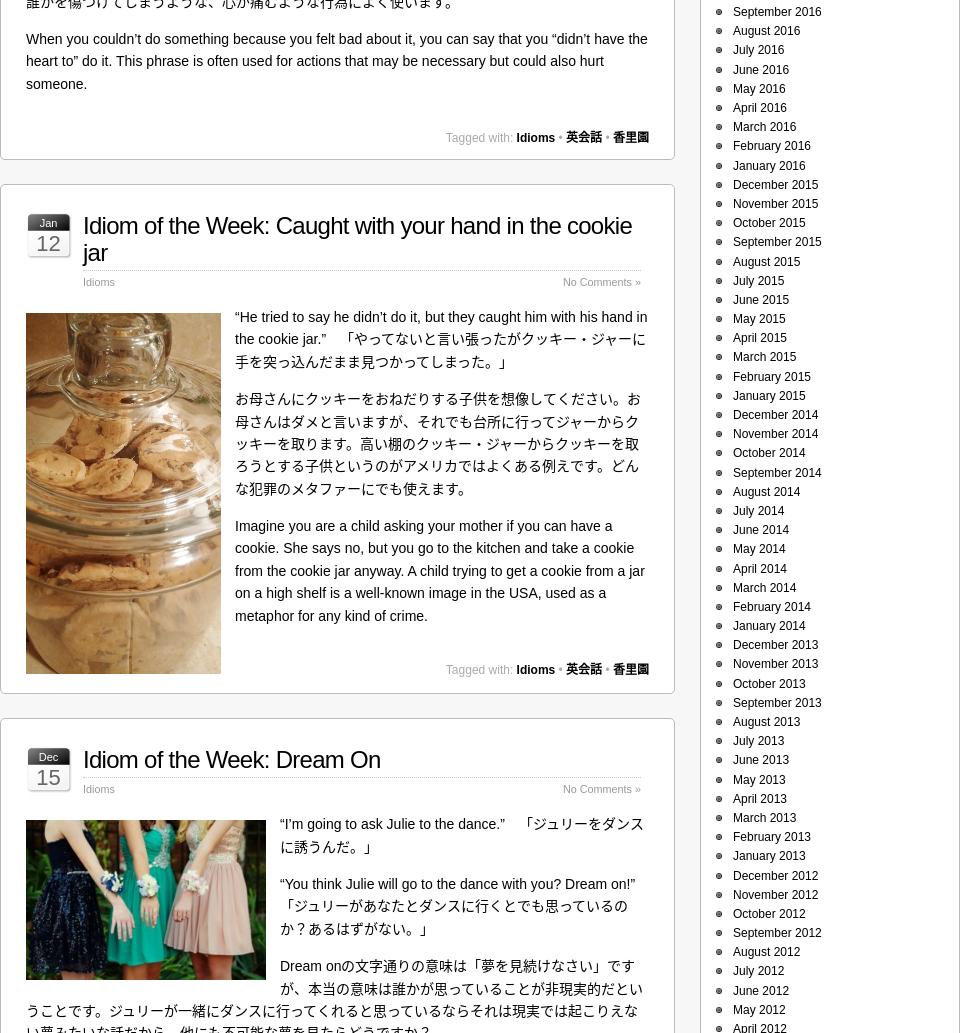 The image size is (960, 1033). Describe the element at coordinates (759, 567) in the screenshot. I see `'April 2014'` at that location.